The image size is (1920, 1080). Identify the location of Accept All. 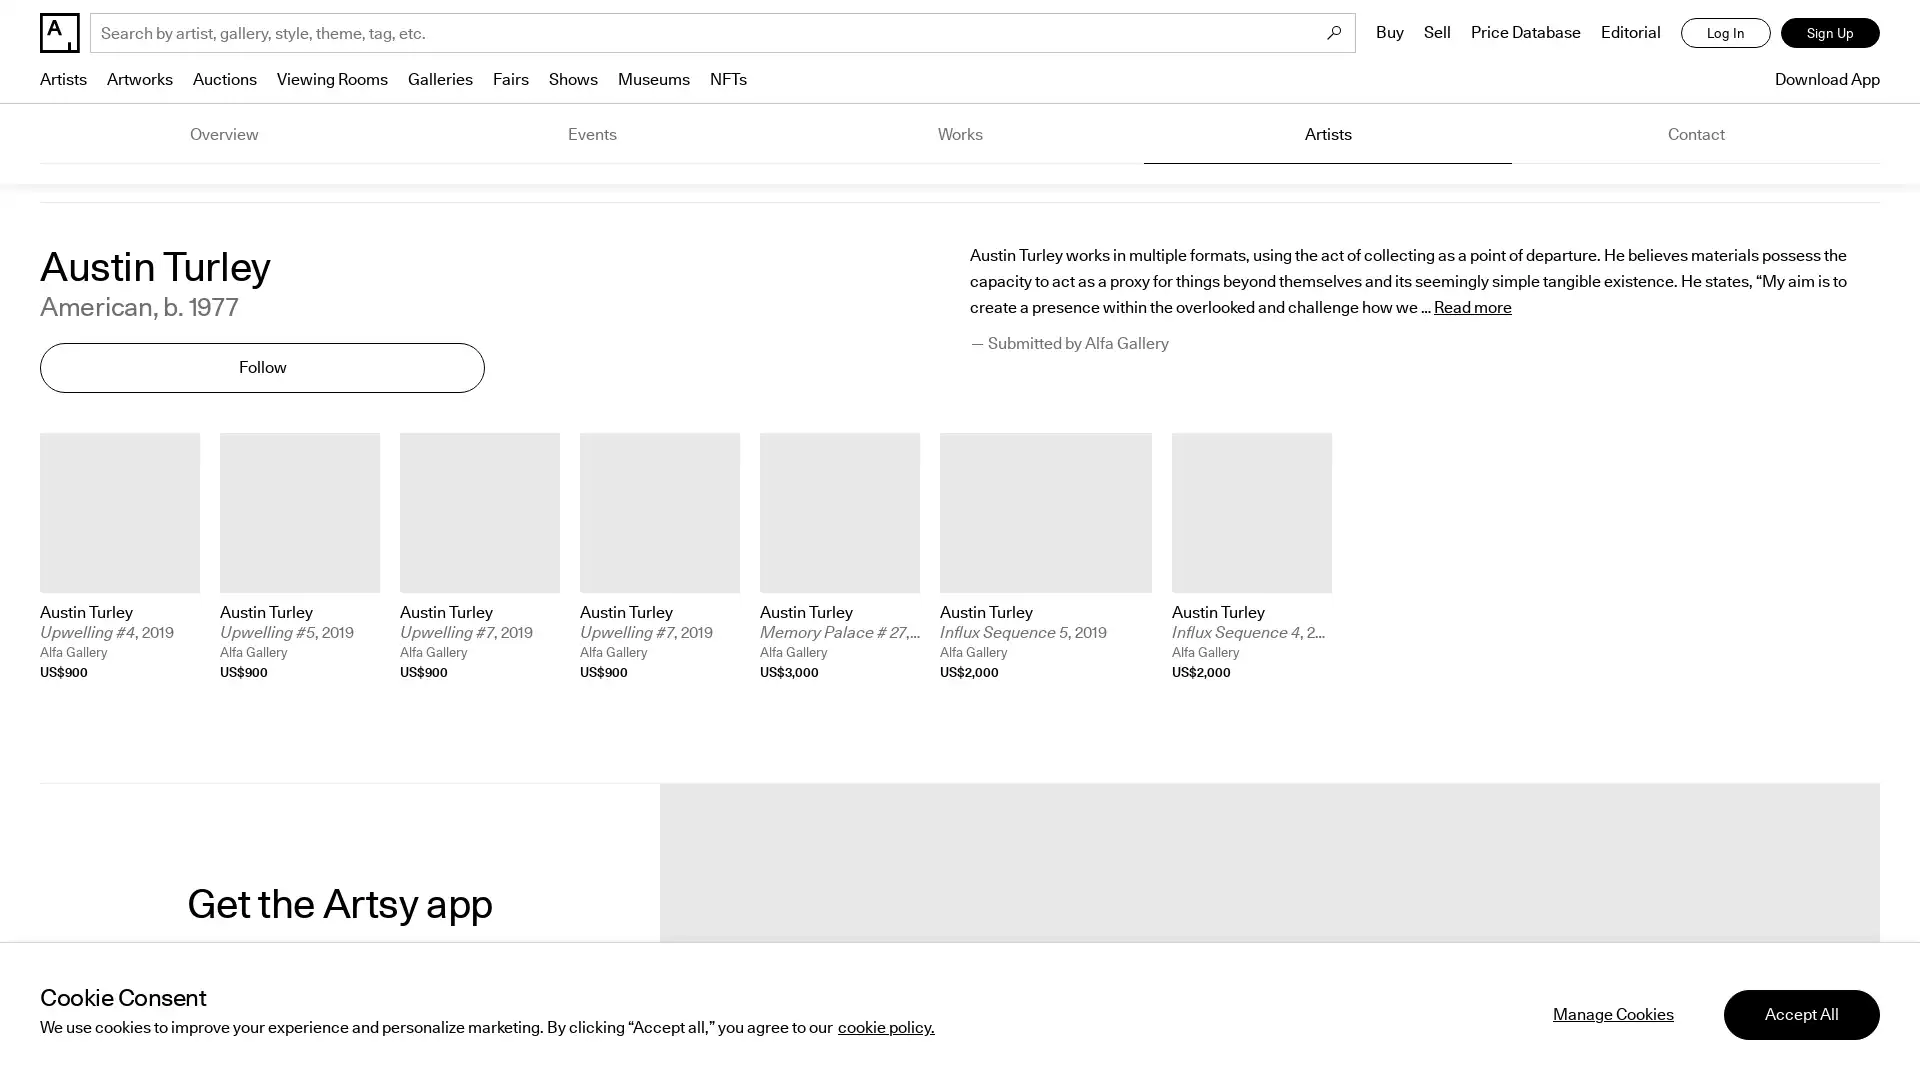
(1801, 1014).